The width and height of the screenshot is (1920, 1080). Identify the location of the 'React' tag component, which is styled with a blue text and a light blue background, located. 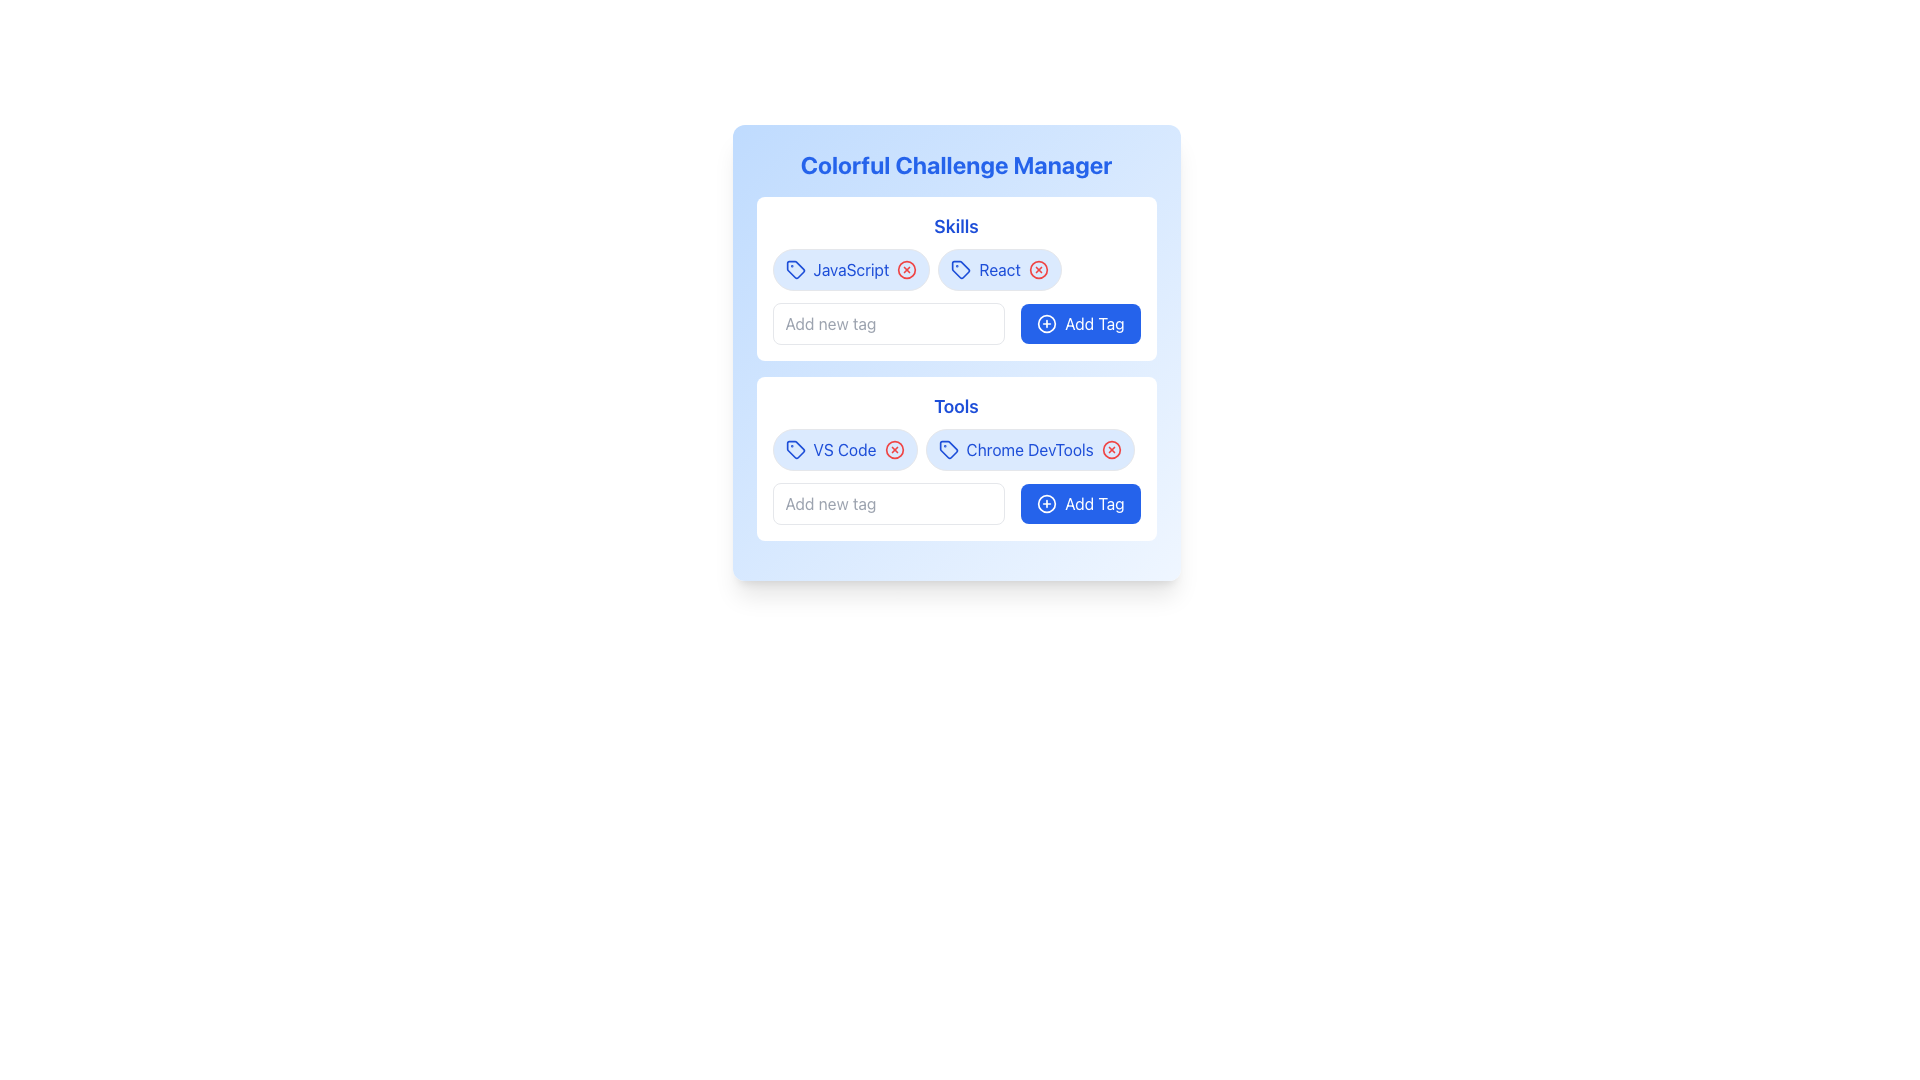
(999, 270).